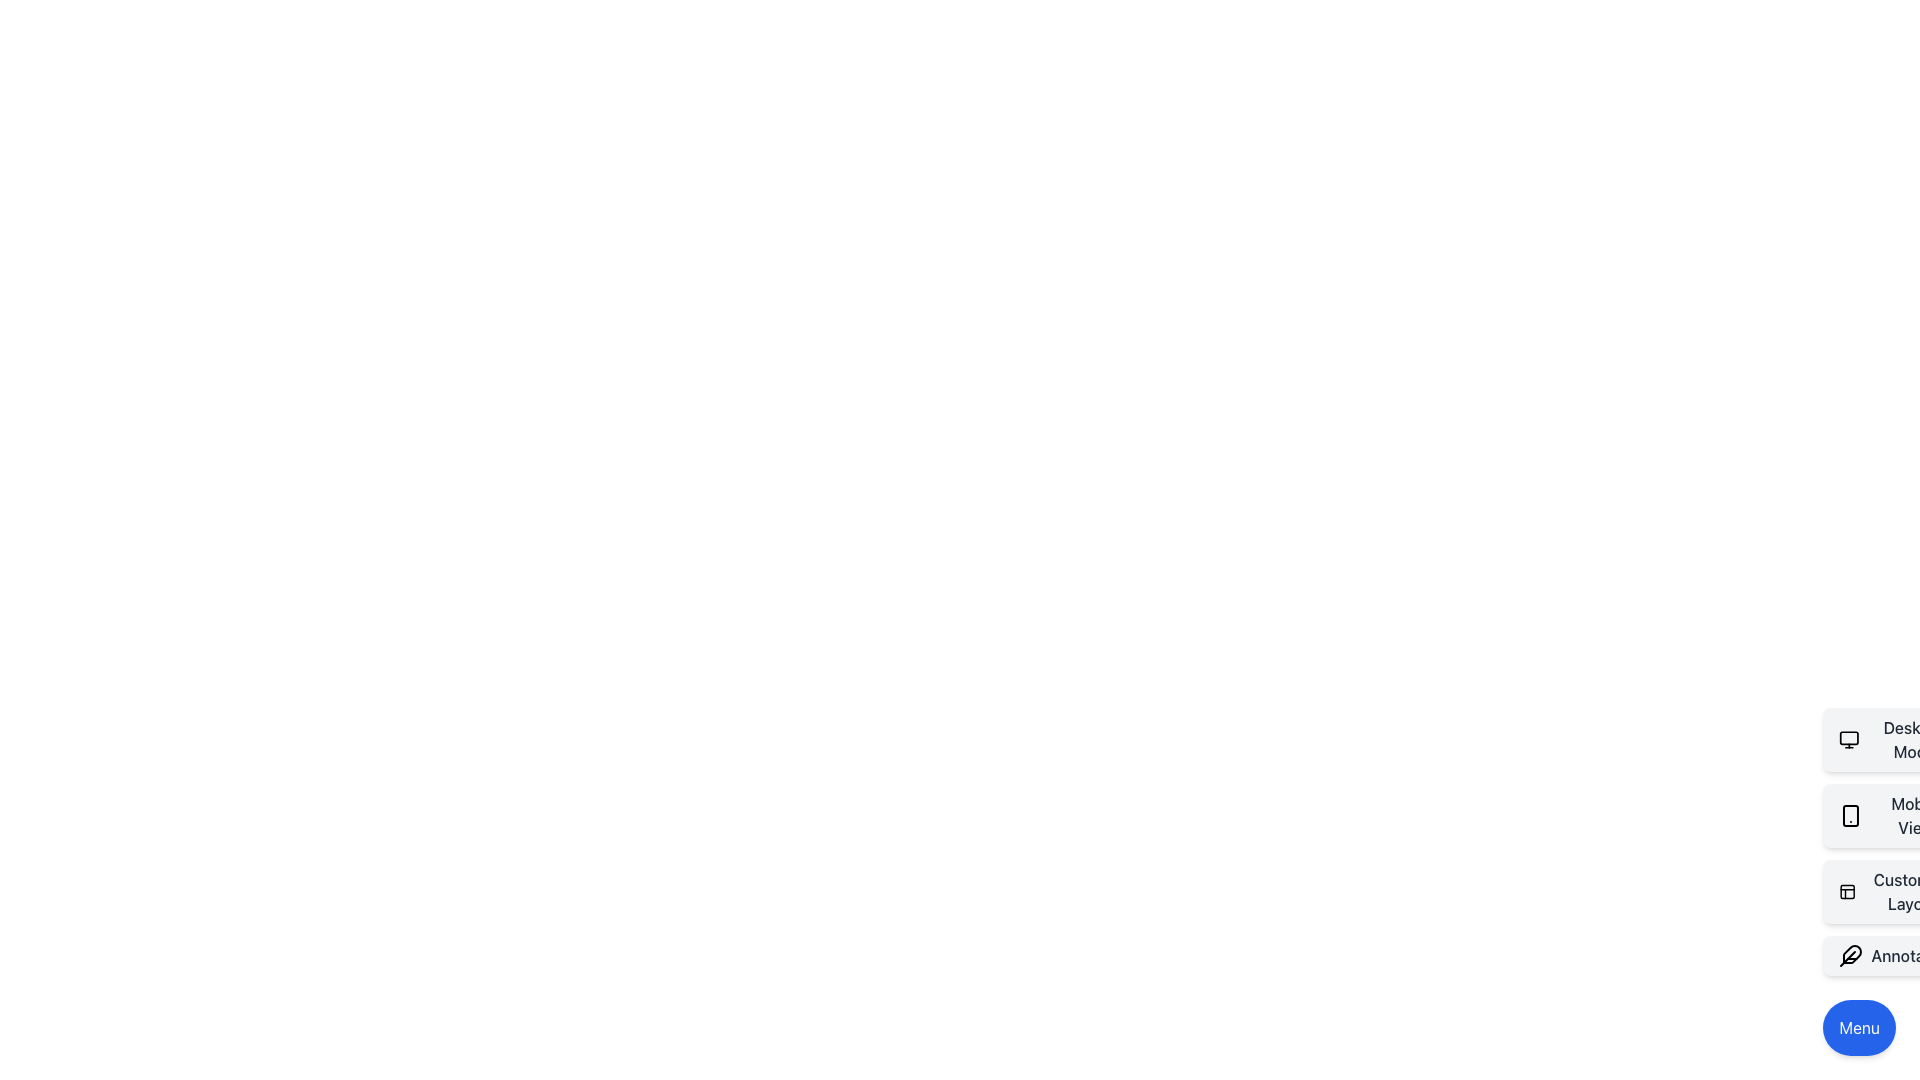  What do you see at coordinates (1847, 890) in the screenshot?
I see `the black square Icon Component with rounded corners, measuring 18x18 pixels, located near the bottom-right of the interface` at bounding box center [1847, 890].